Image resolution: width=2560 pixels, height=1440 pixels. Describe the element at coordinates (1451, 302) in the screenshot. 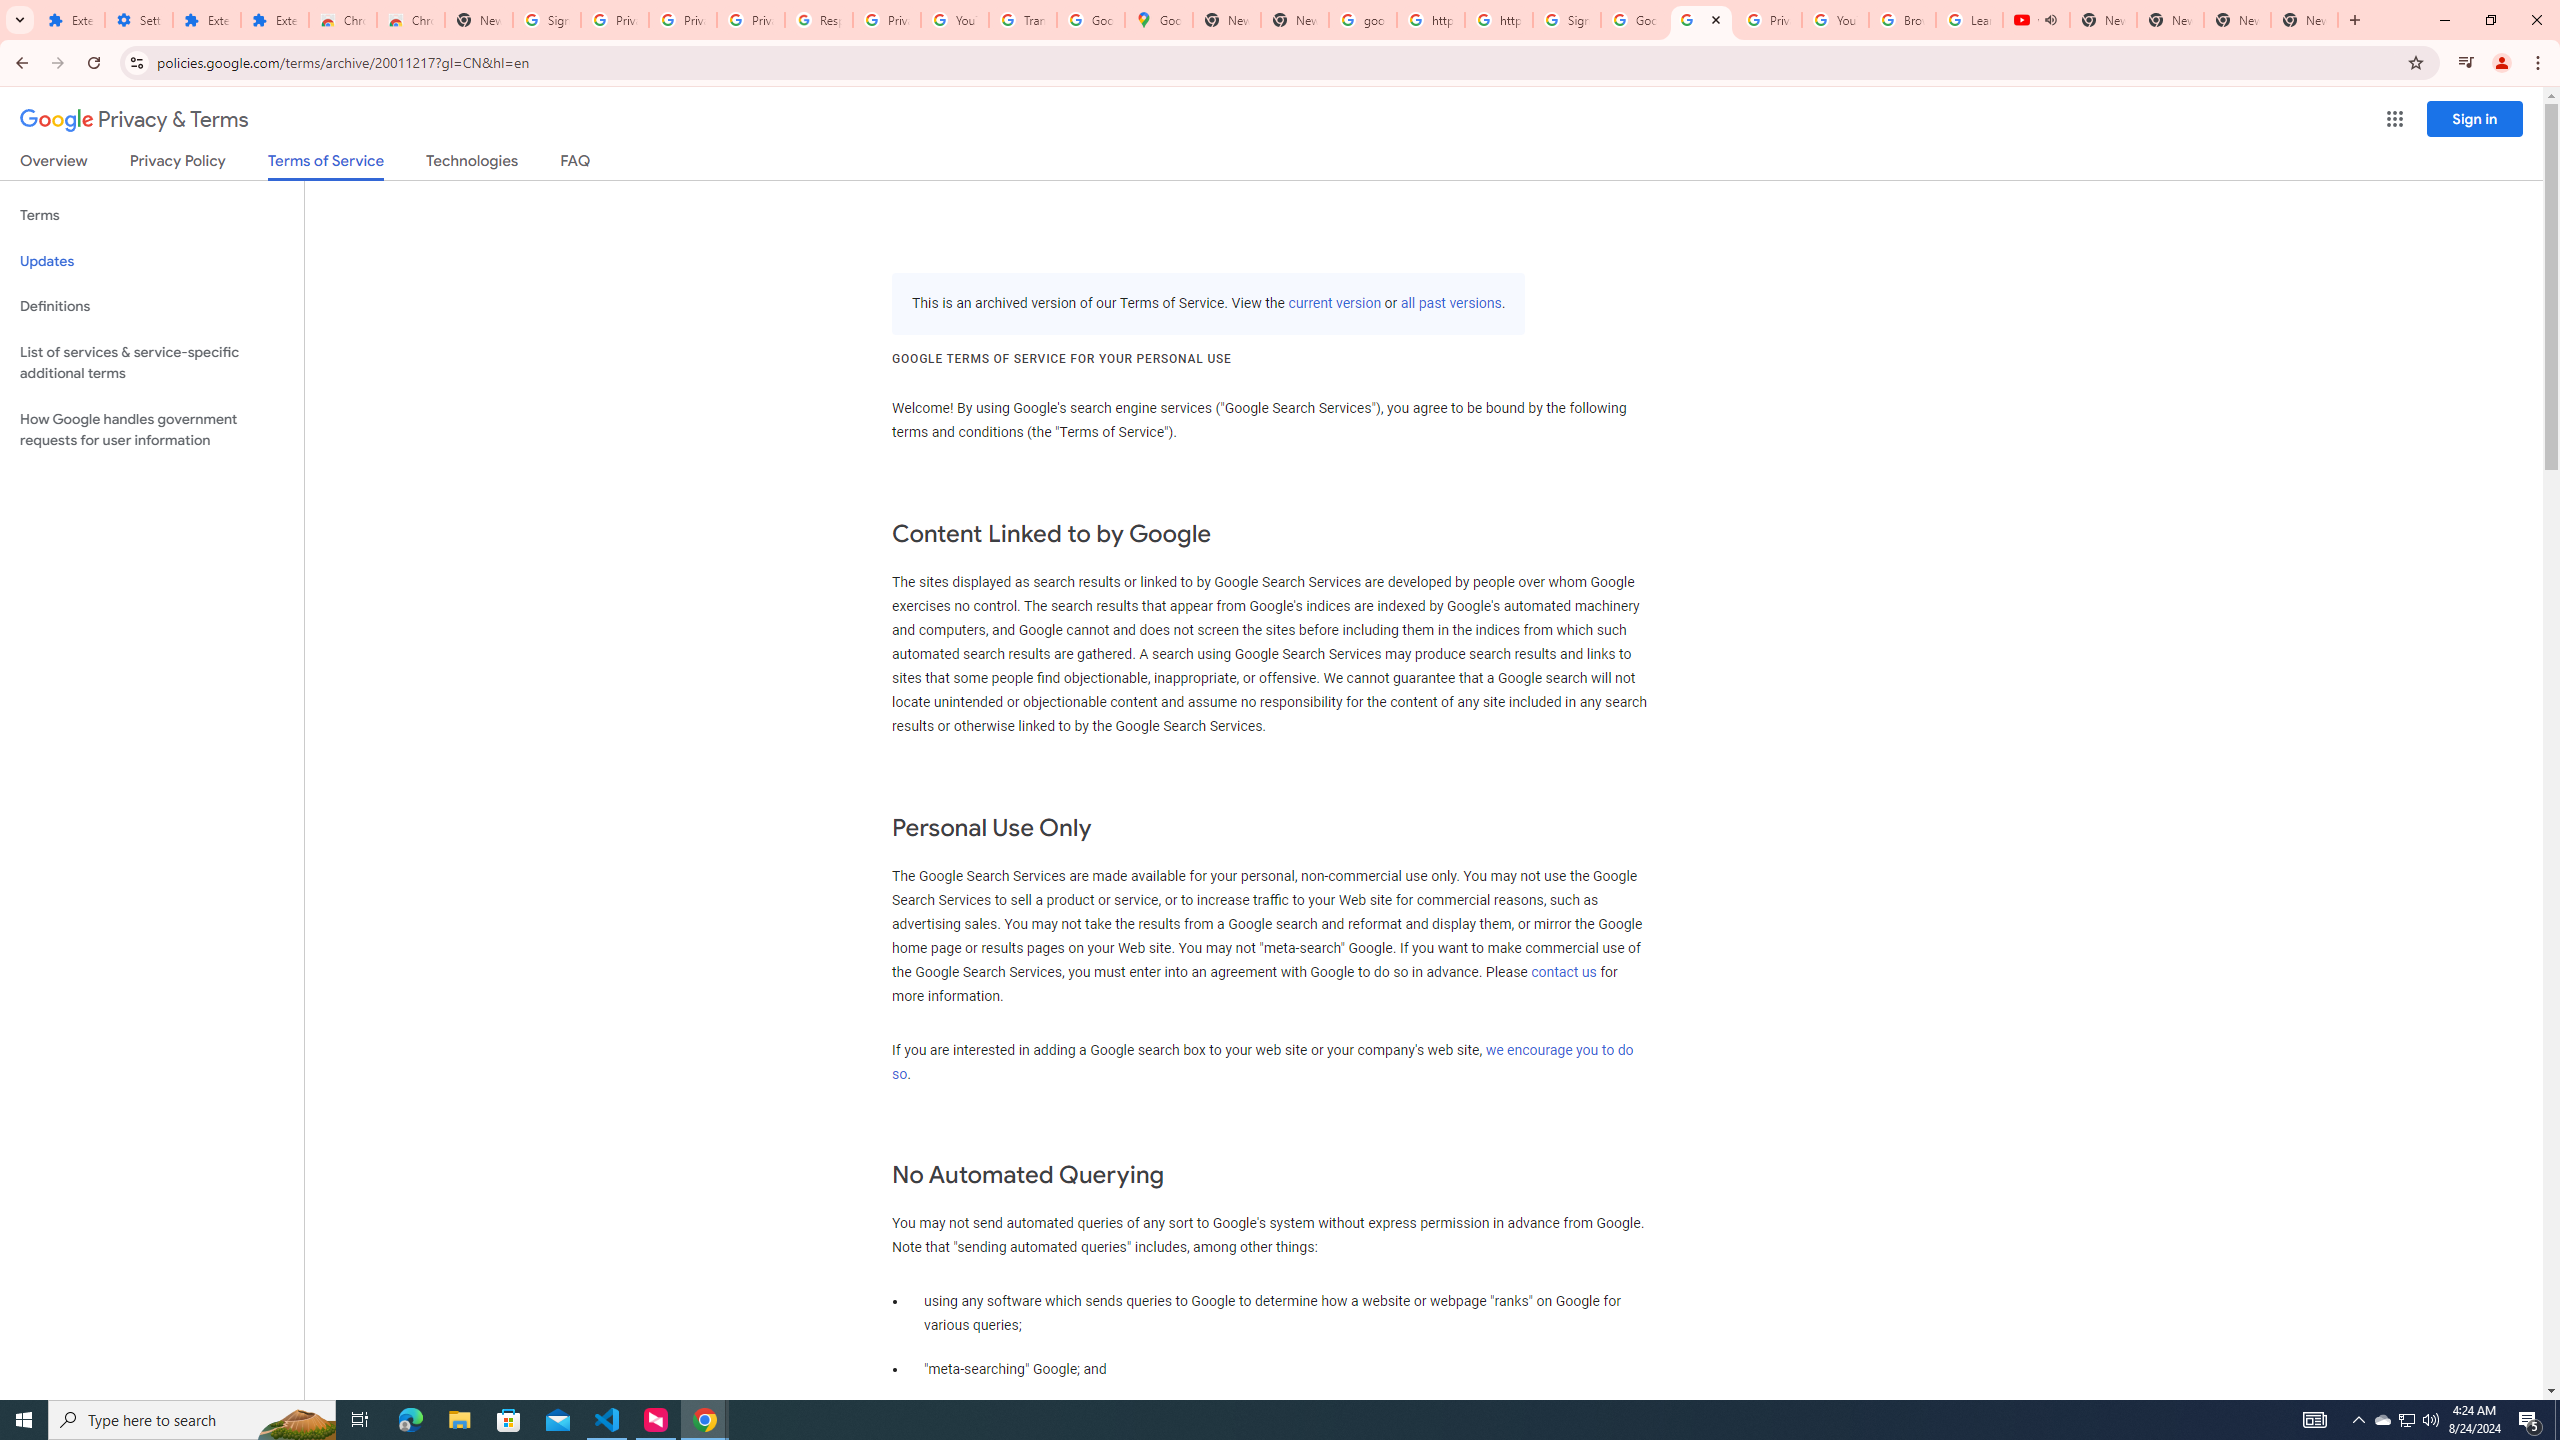

I see `'all past versions'` at that location.